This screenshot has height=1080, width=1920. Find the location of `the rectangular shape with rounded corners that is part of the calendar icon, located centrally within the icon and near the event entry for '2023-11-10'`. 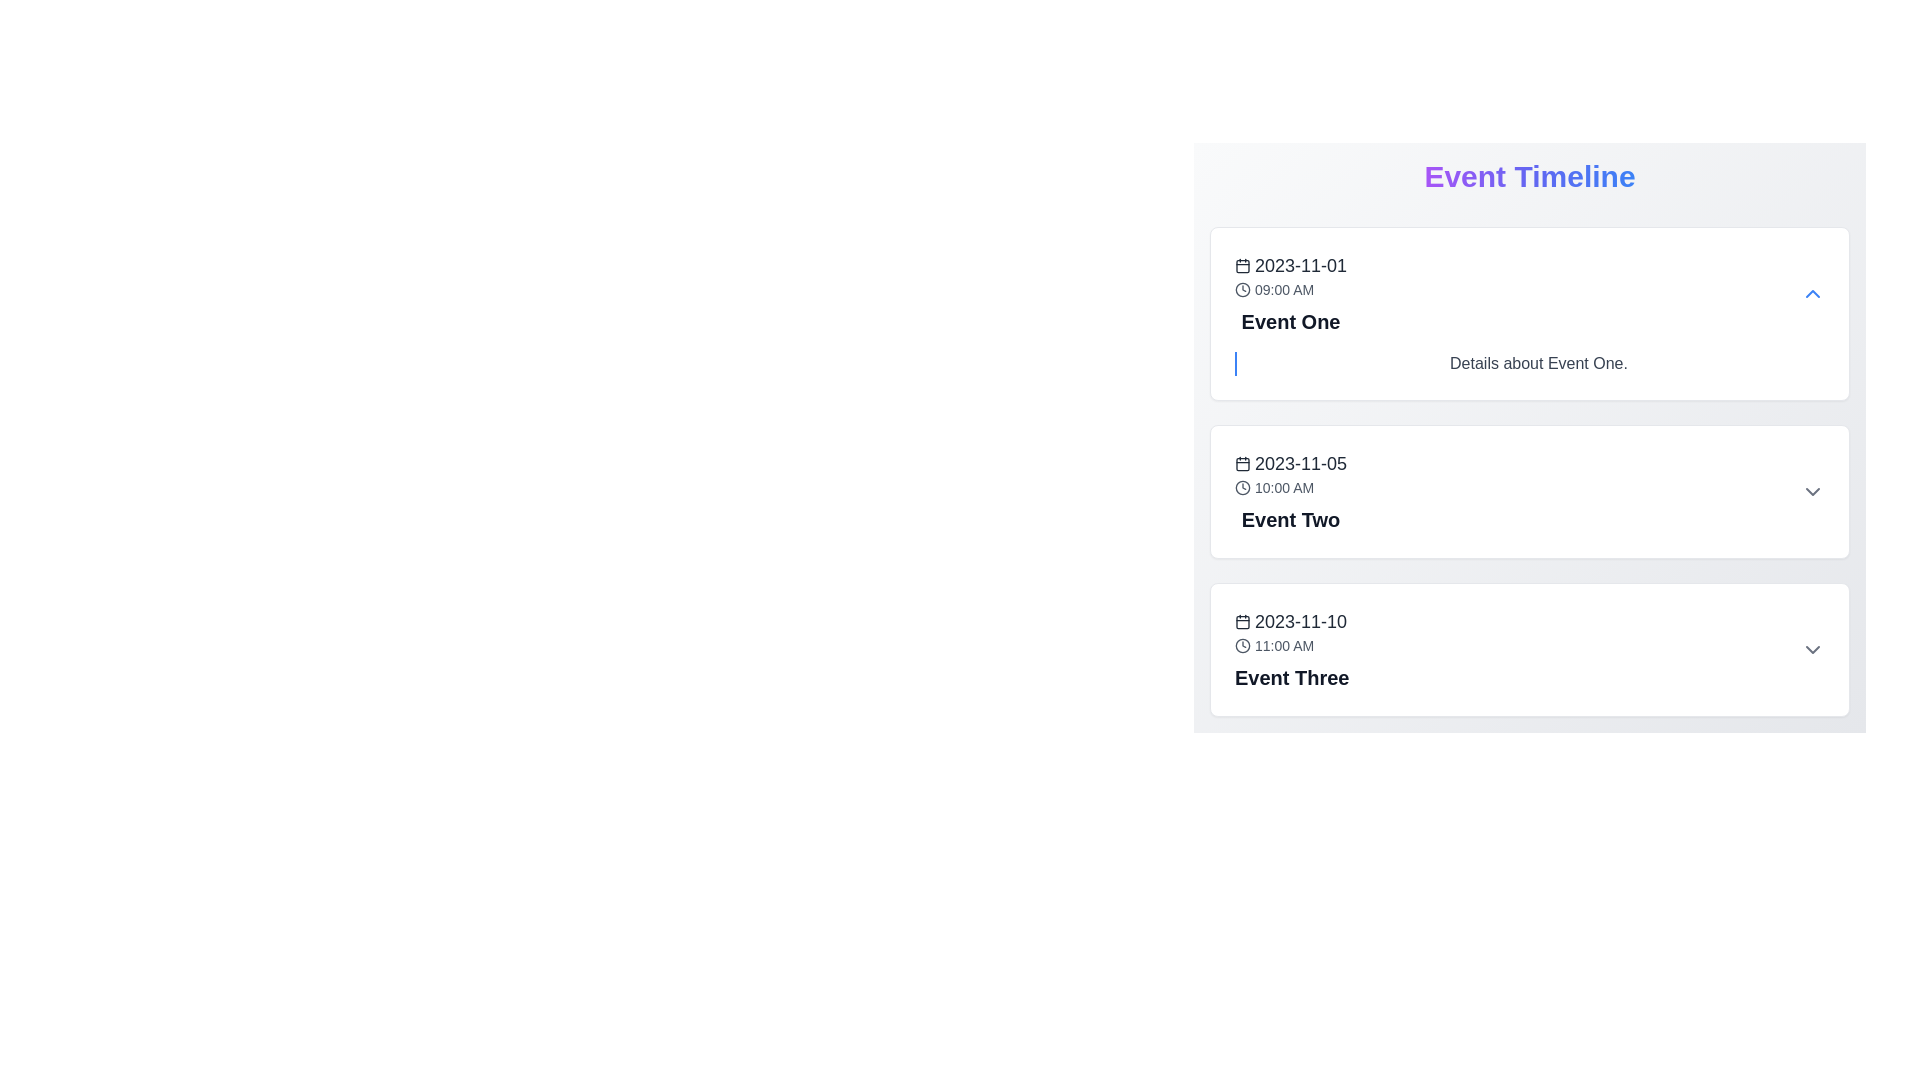

the rectangular shape with rounded corners that is part of the calendar icon, located centrally within the icon and near the event entry for '2023-11-10' is located at coordinates (1242, 620).